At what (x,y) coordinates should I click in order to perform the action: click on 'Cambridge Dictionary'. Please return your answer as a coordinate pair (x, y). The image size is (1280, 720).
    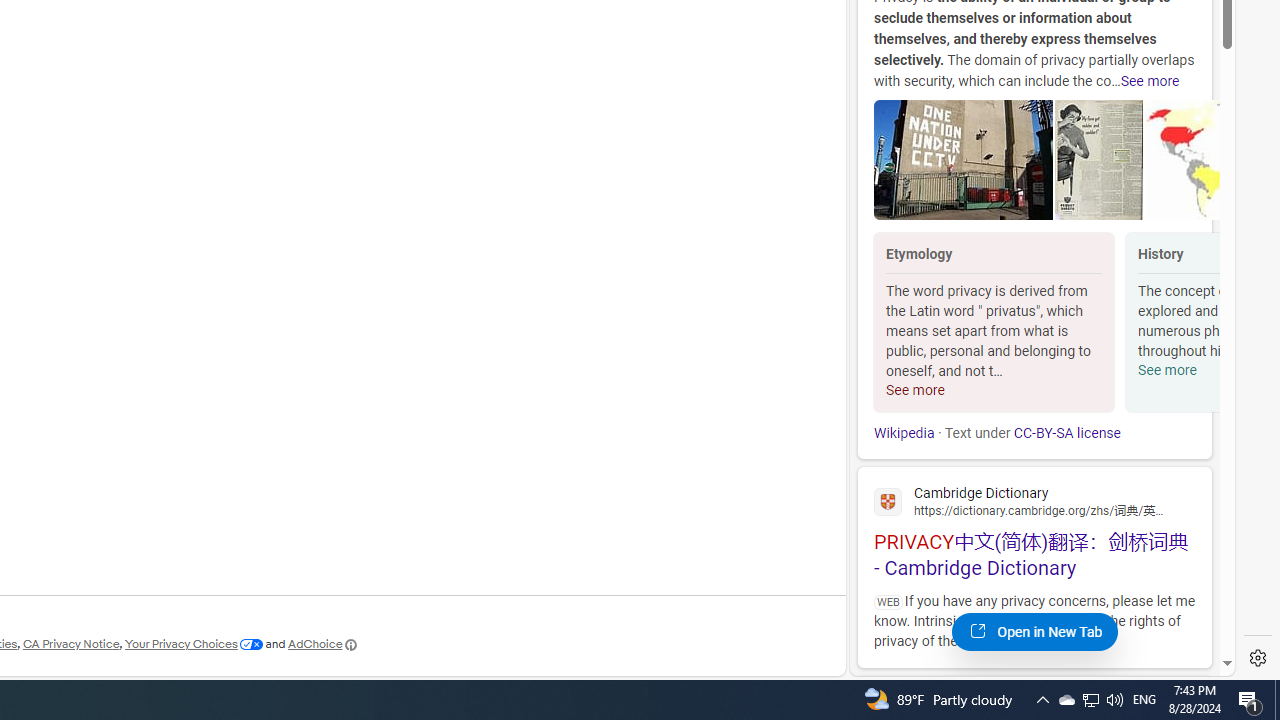
    Looking at the image, I should click on (1034, 499).